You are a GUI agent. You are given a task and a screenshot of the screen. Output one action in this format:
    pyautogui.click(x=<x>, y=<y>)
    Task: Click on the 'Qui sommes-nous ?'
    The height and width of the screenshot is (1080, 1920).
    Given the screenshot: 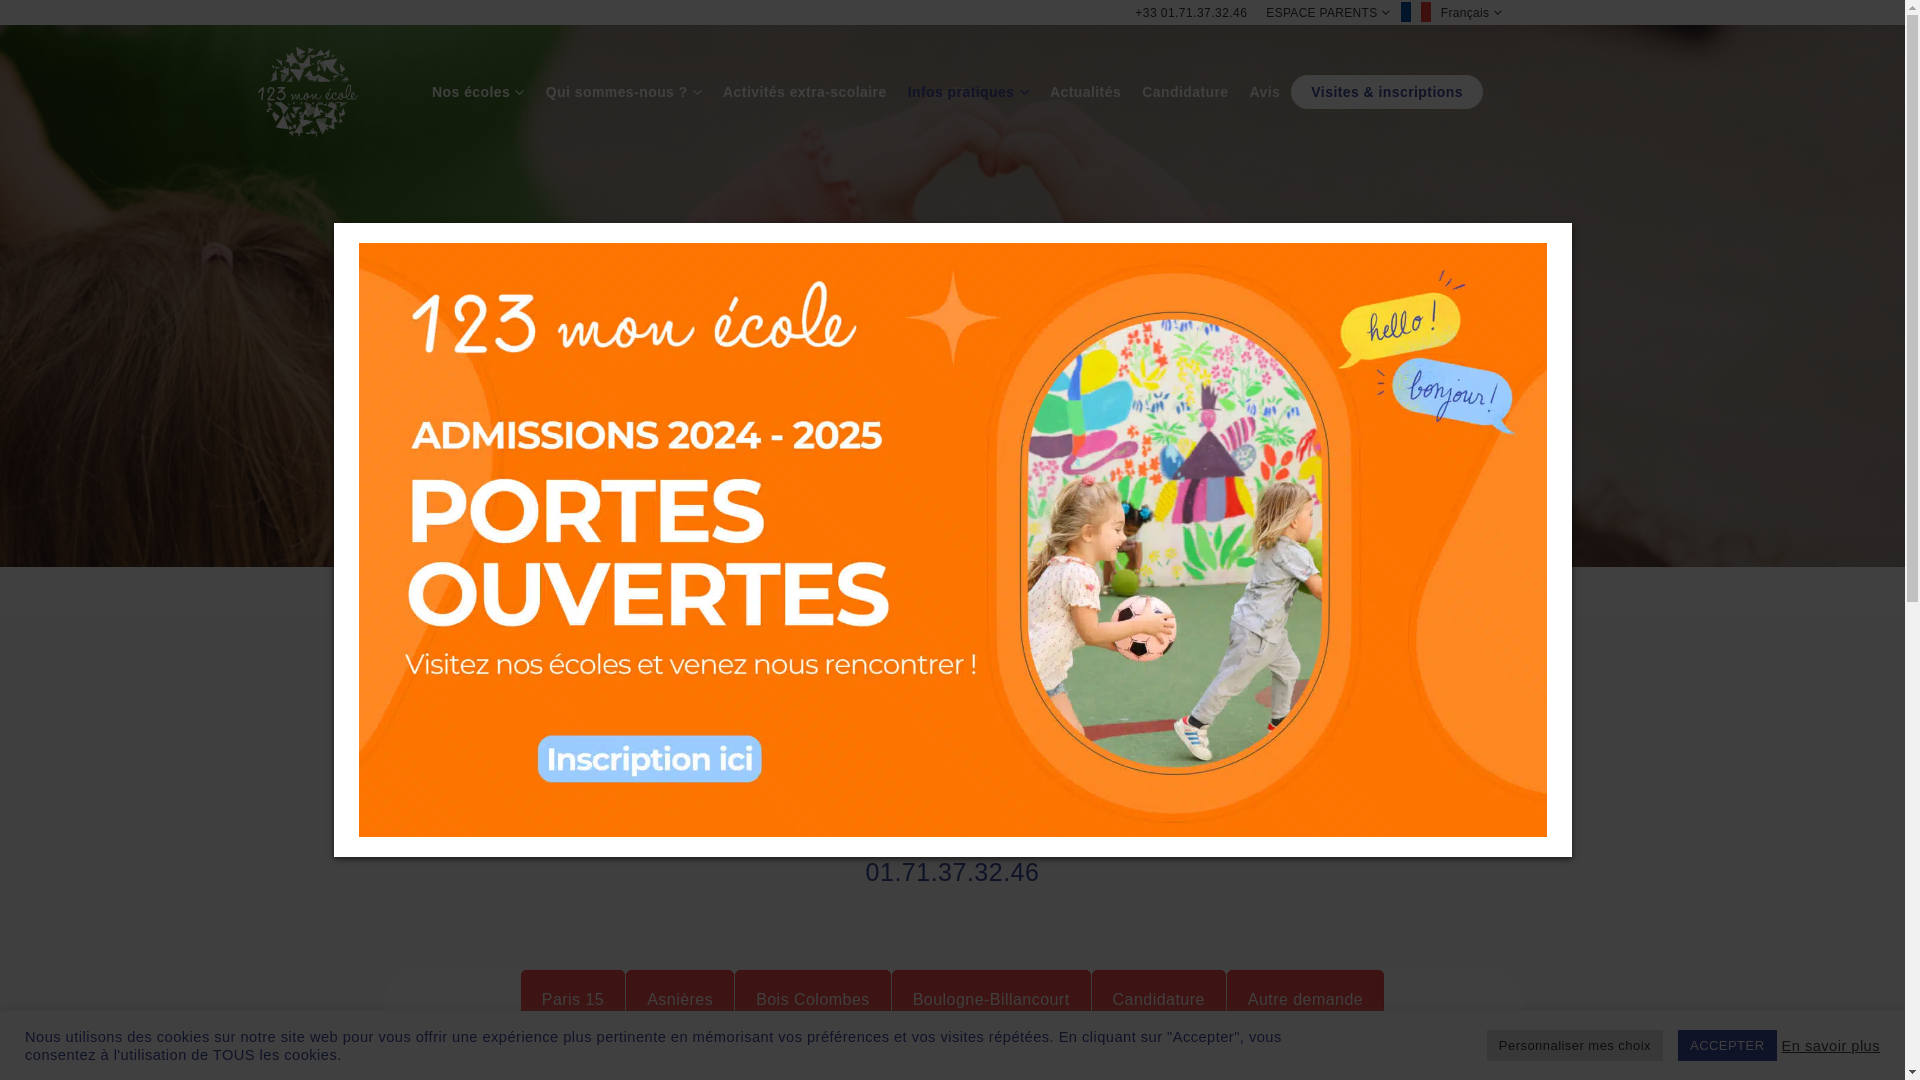 What is the action you would take?
    pyautogui.click(x=536, y=92)
    